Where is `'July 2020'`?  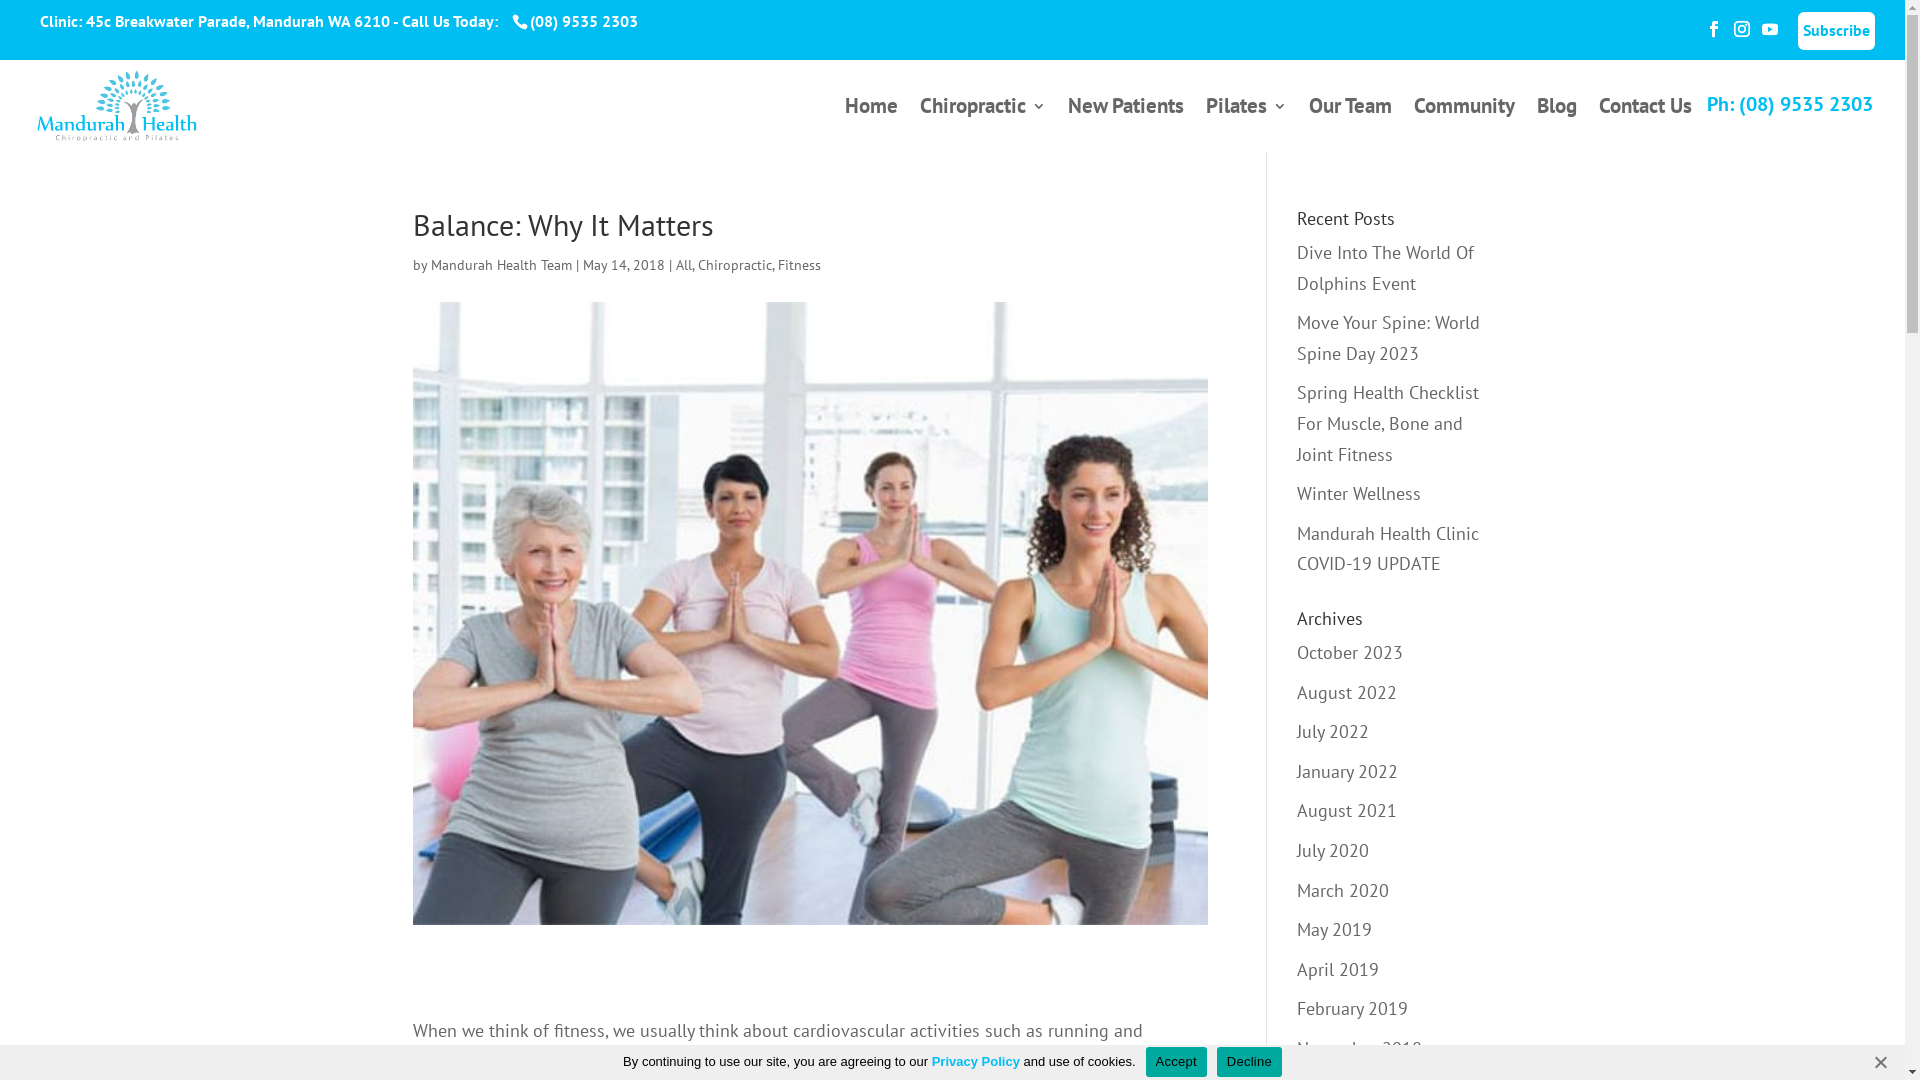 'July 2020' is located at coordinates (1333, 850).